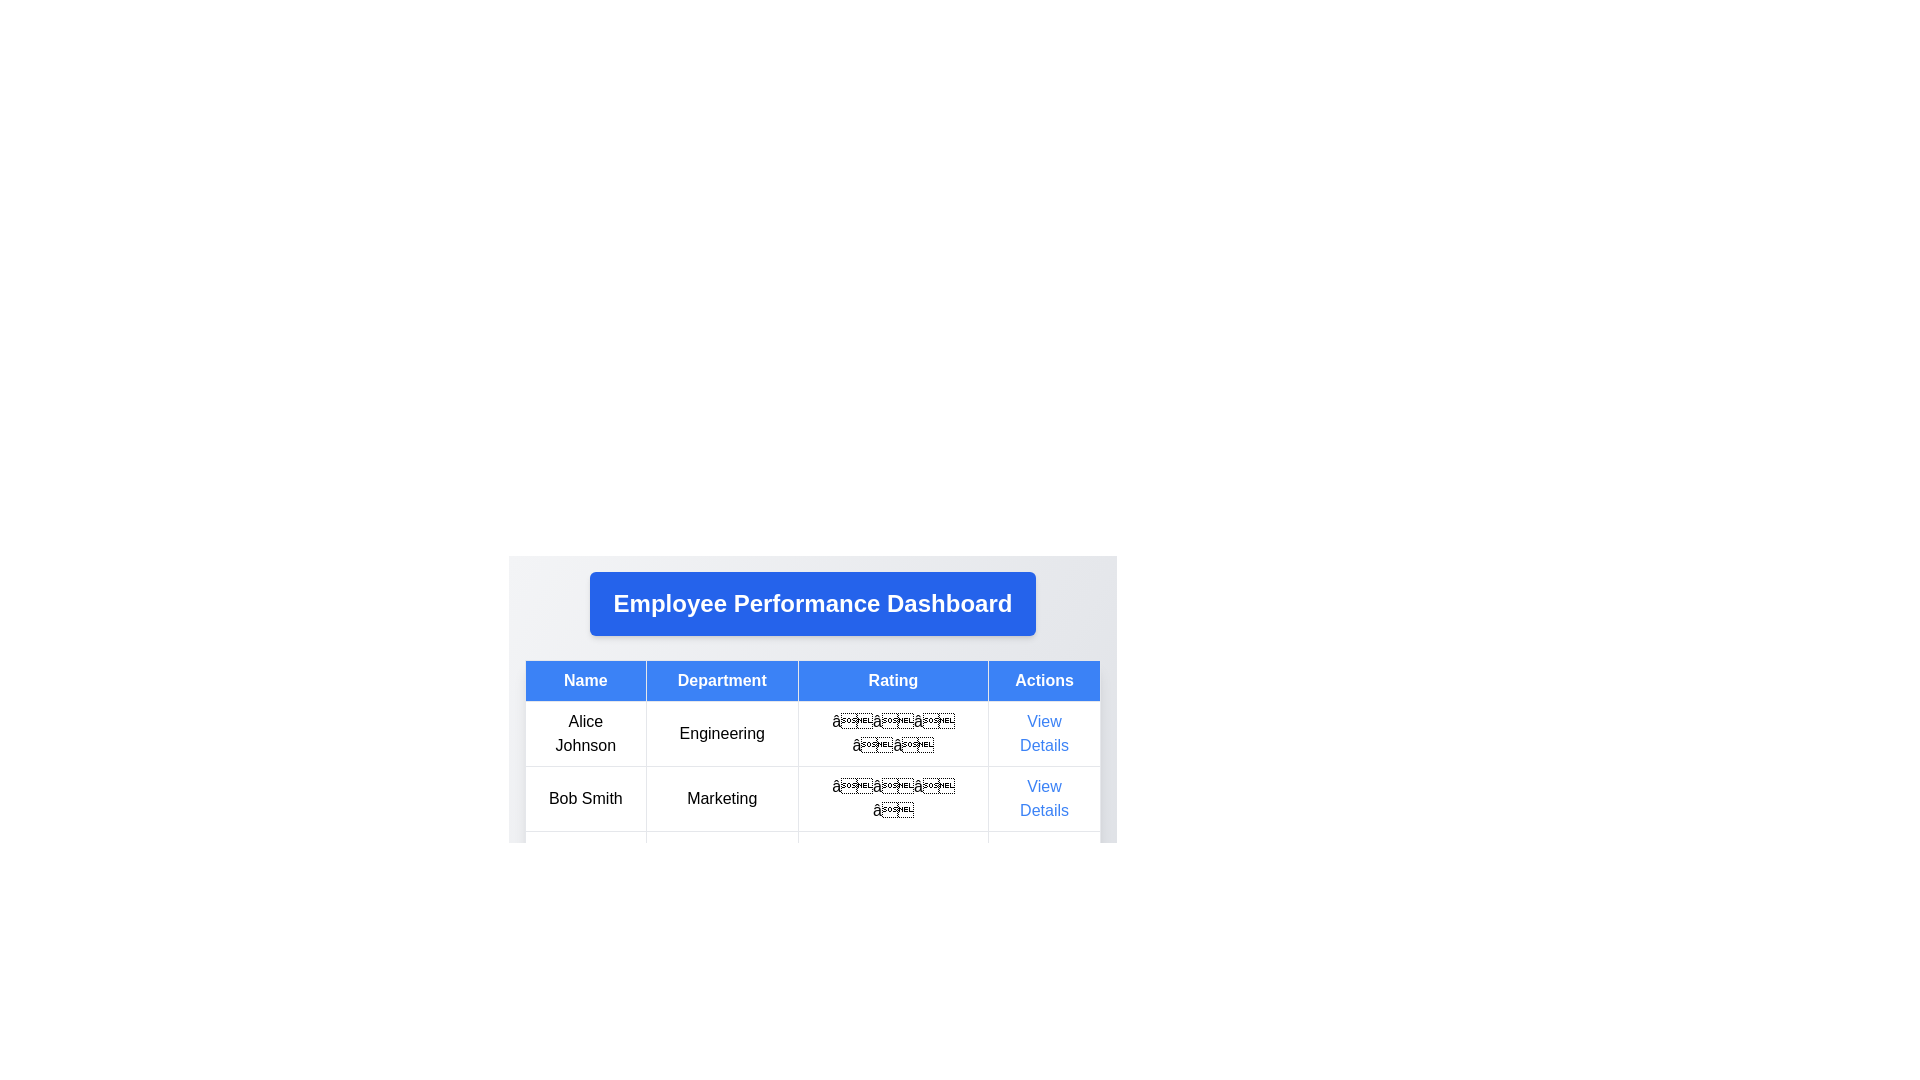  I want to click on the second 'View Details' text link, styled in blue and underlined, located in the 'Actions' column of the table corresponding to Alice Johnson in the Engineering department, so click(1043, 733).